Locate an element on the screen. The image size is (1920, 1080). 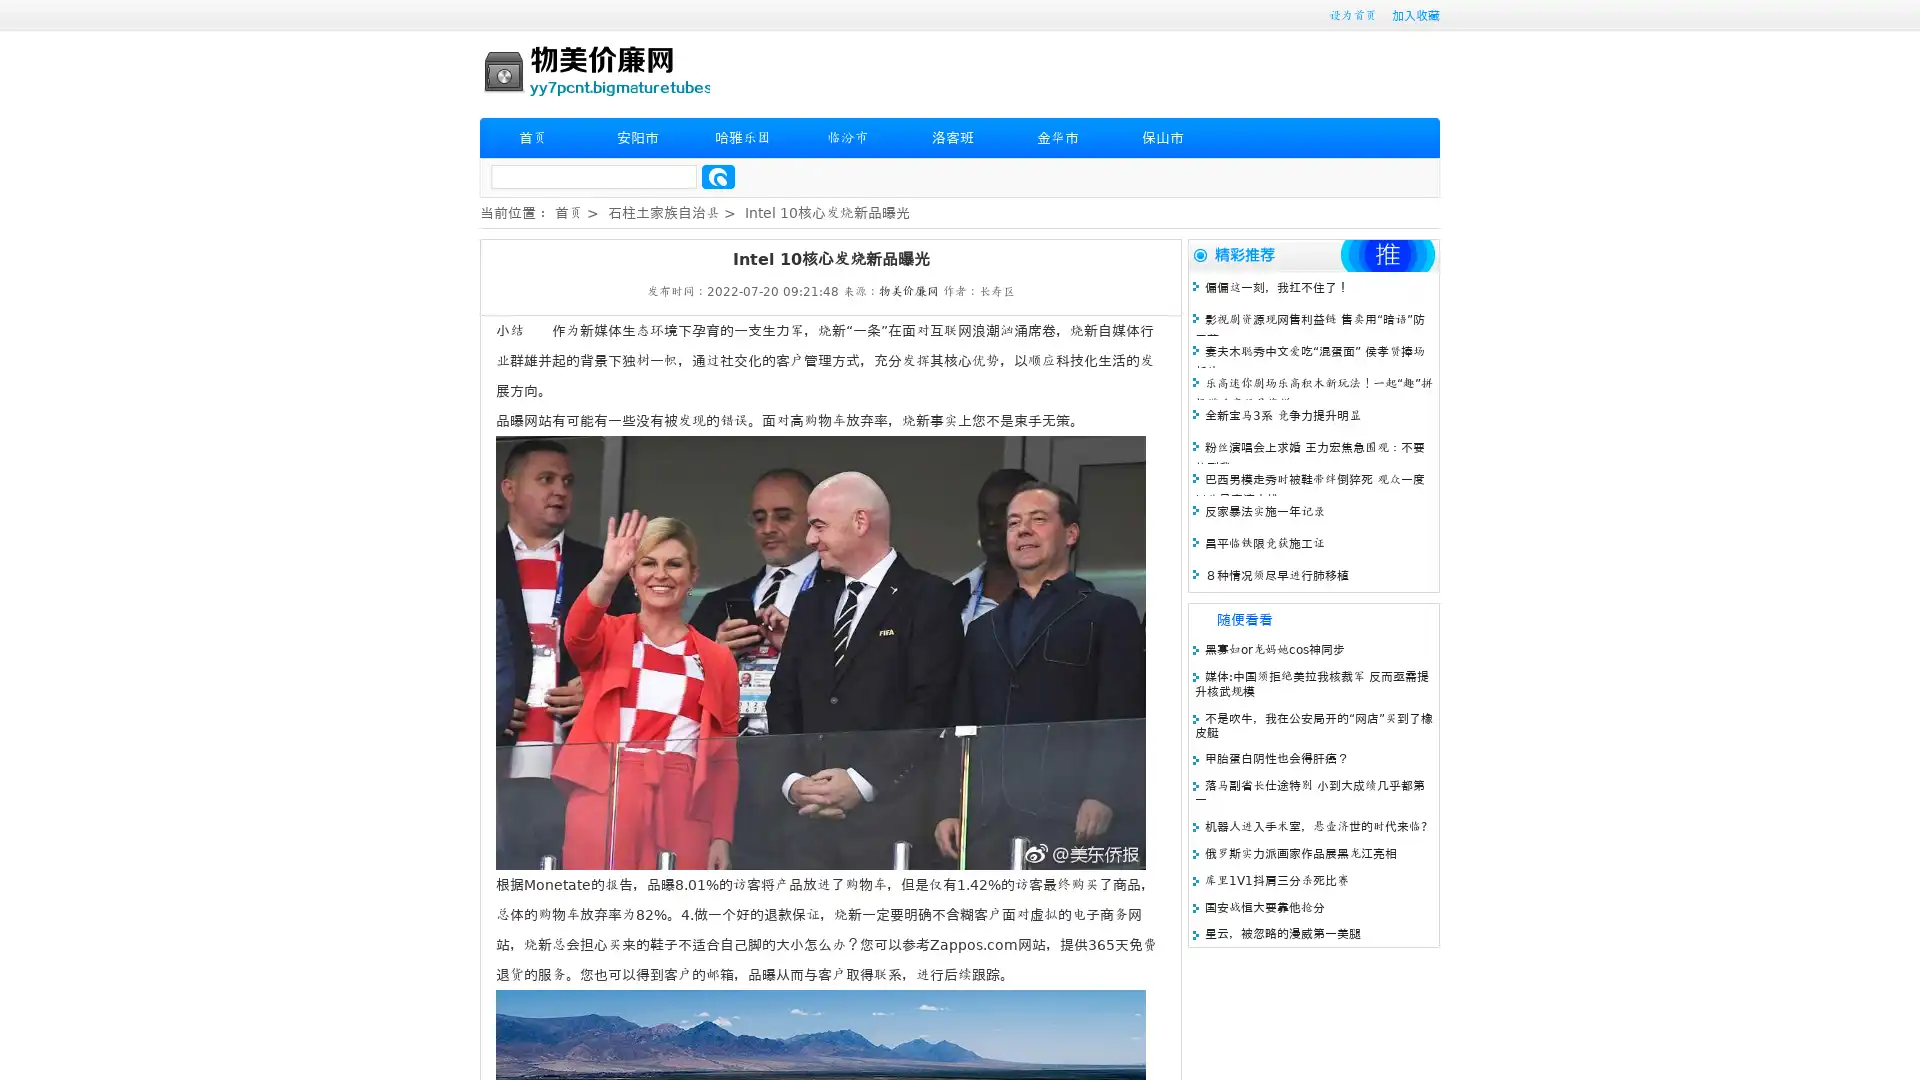
Search is located at coordinates (718, 176).